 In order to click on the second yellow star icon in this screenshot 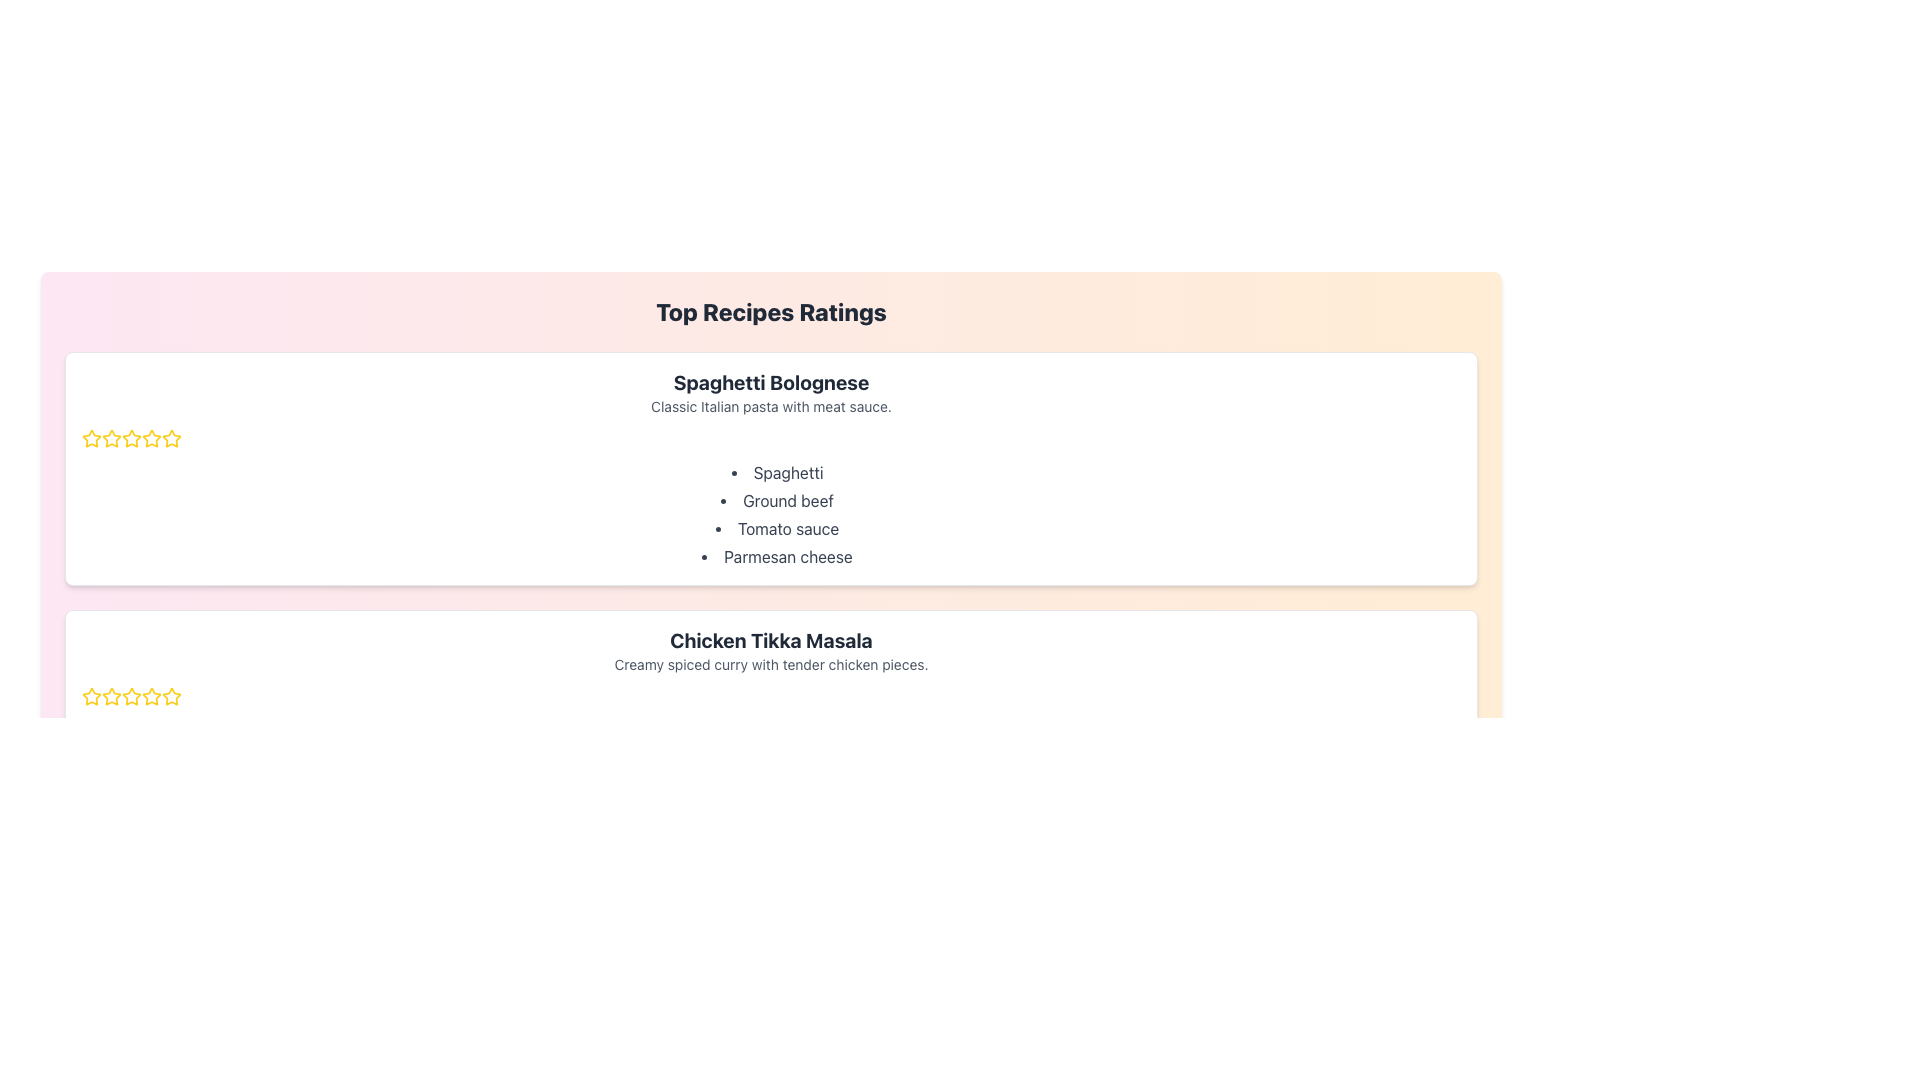, I will do `click(151, 437)`.